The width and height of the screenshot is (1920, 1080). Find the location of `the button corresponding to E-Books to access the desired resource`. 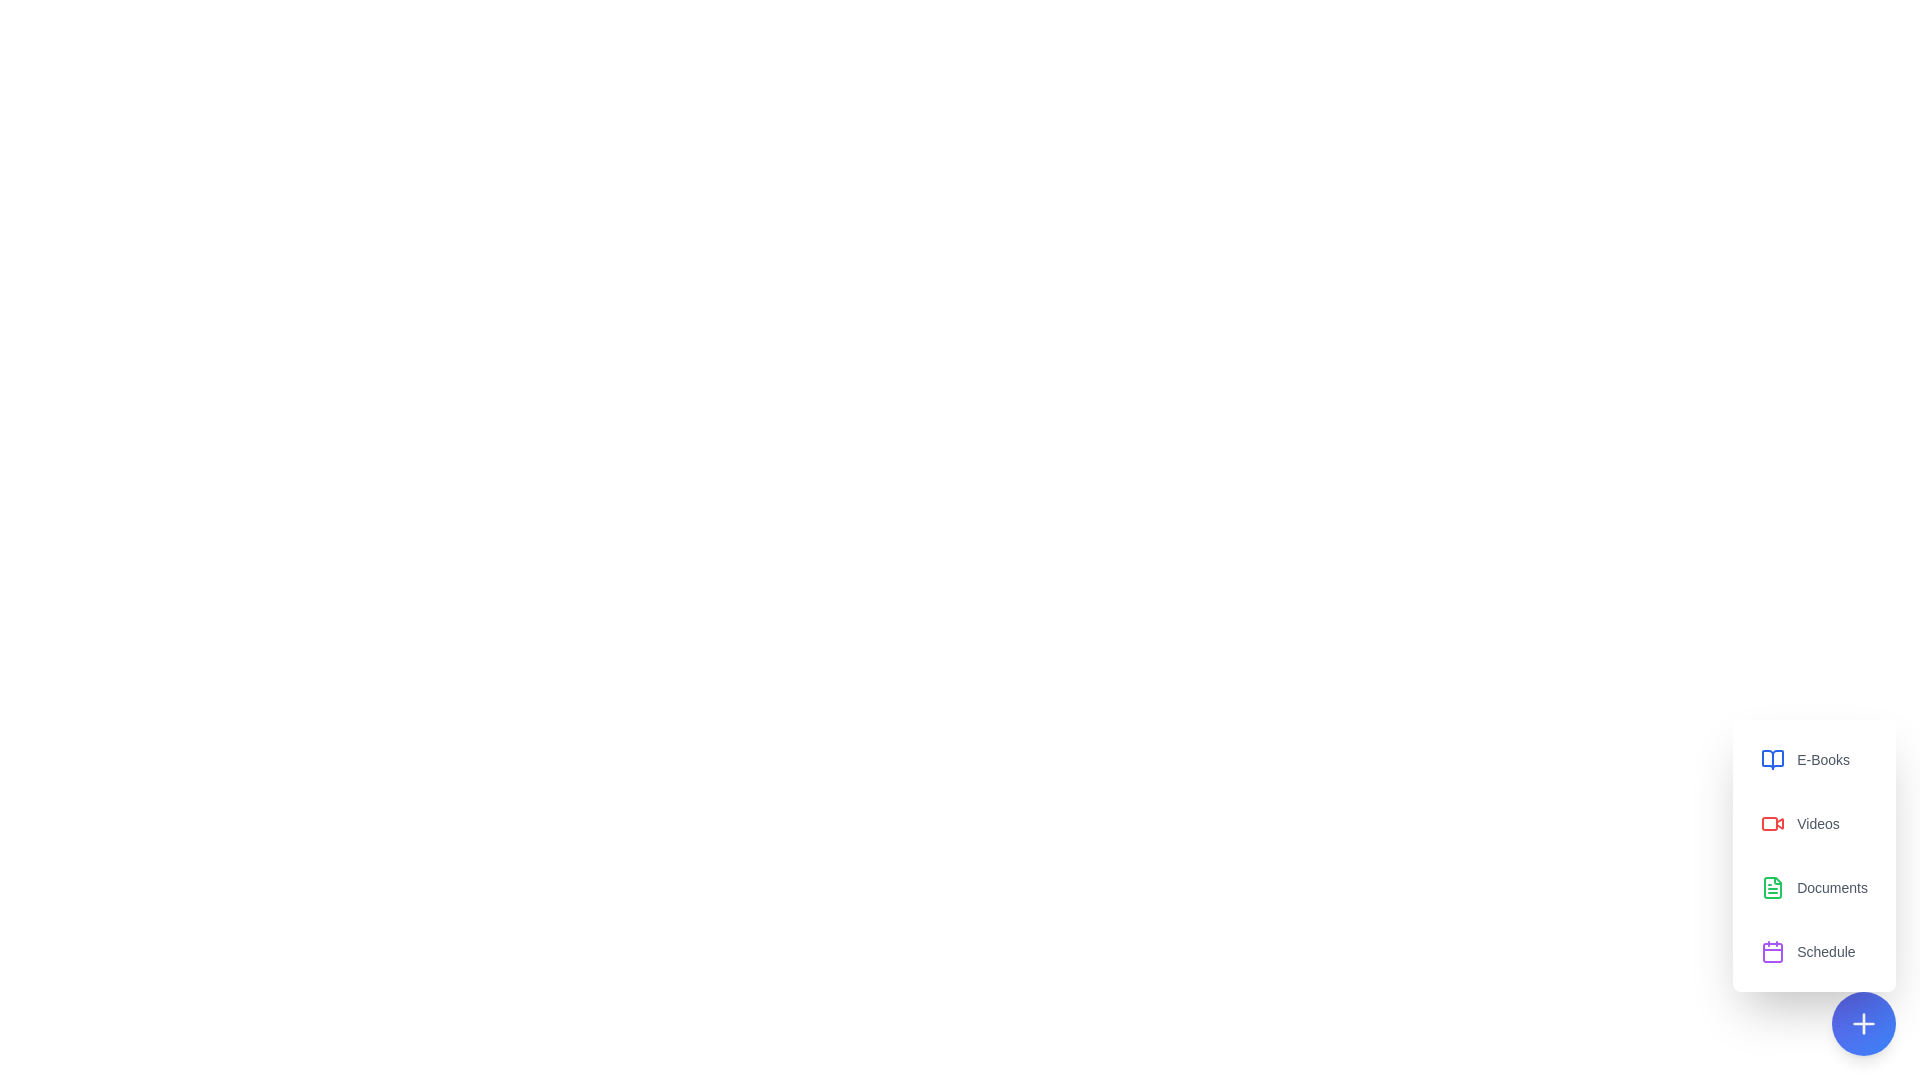

the button corresponding to E-Books to access the desired resource is located at coordinates (1814, 759).